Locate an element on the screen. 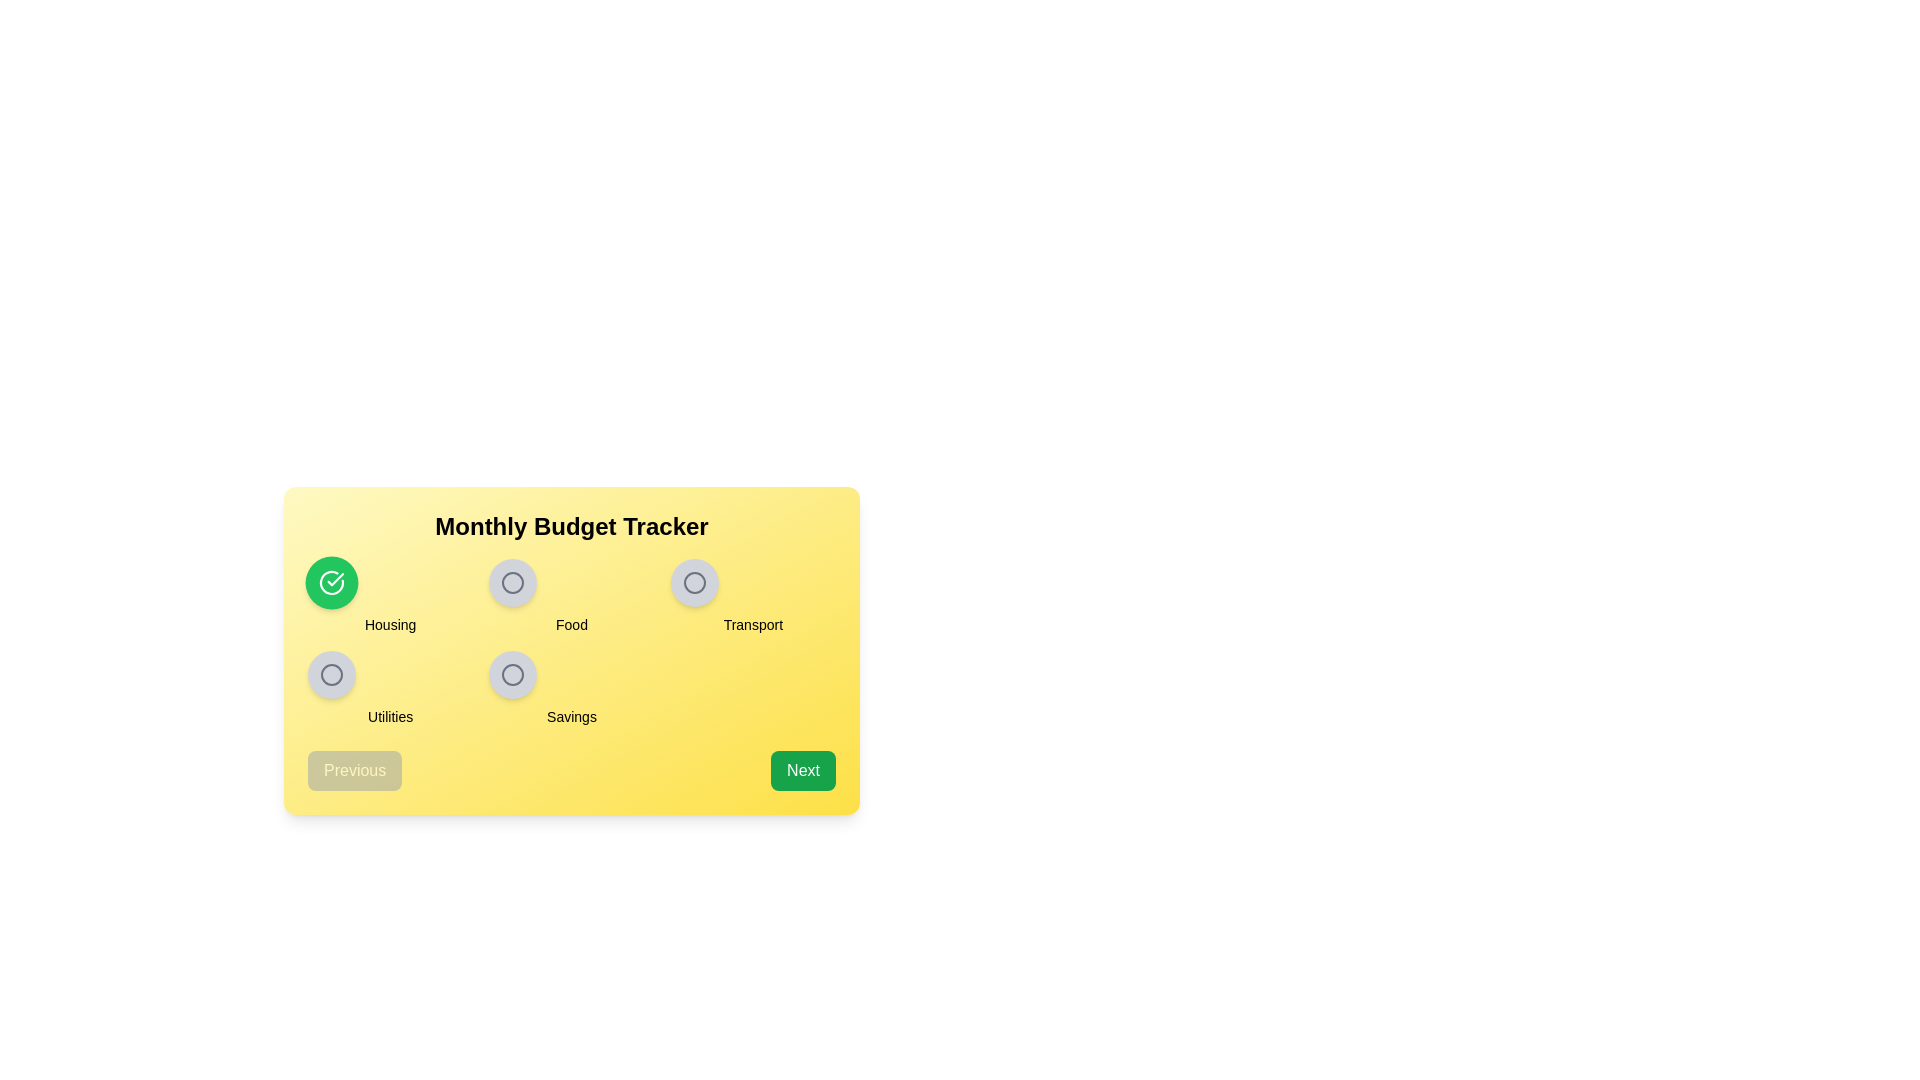 This screenshot has width=1920, height=1080. text label 'Transport' located below the circular icon in the transport group is located at coordinates (752, 623).